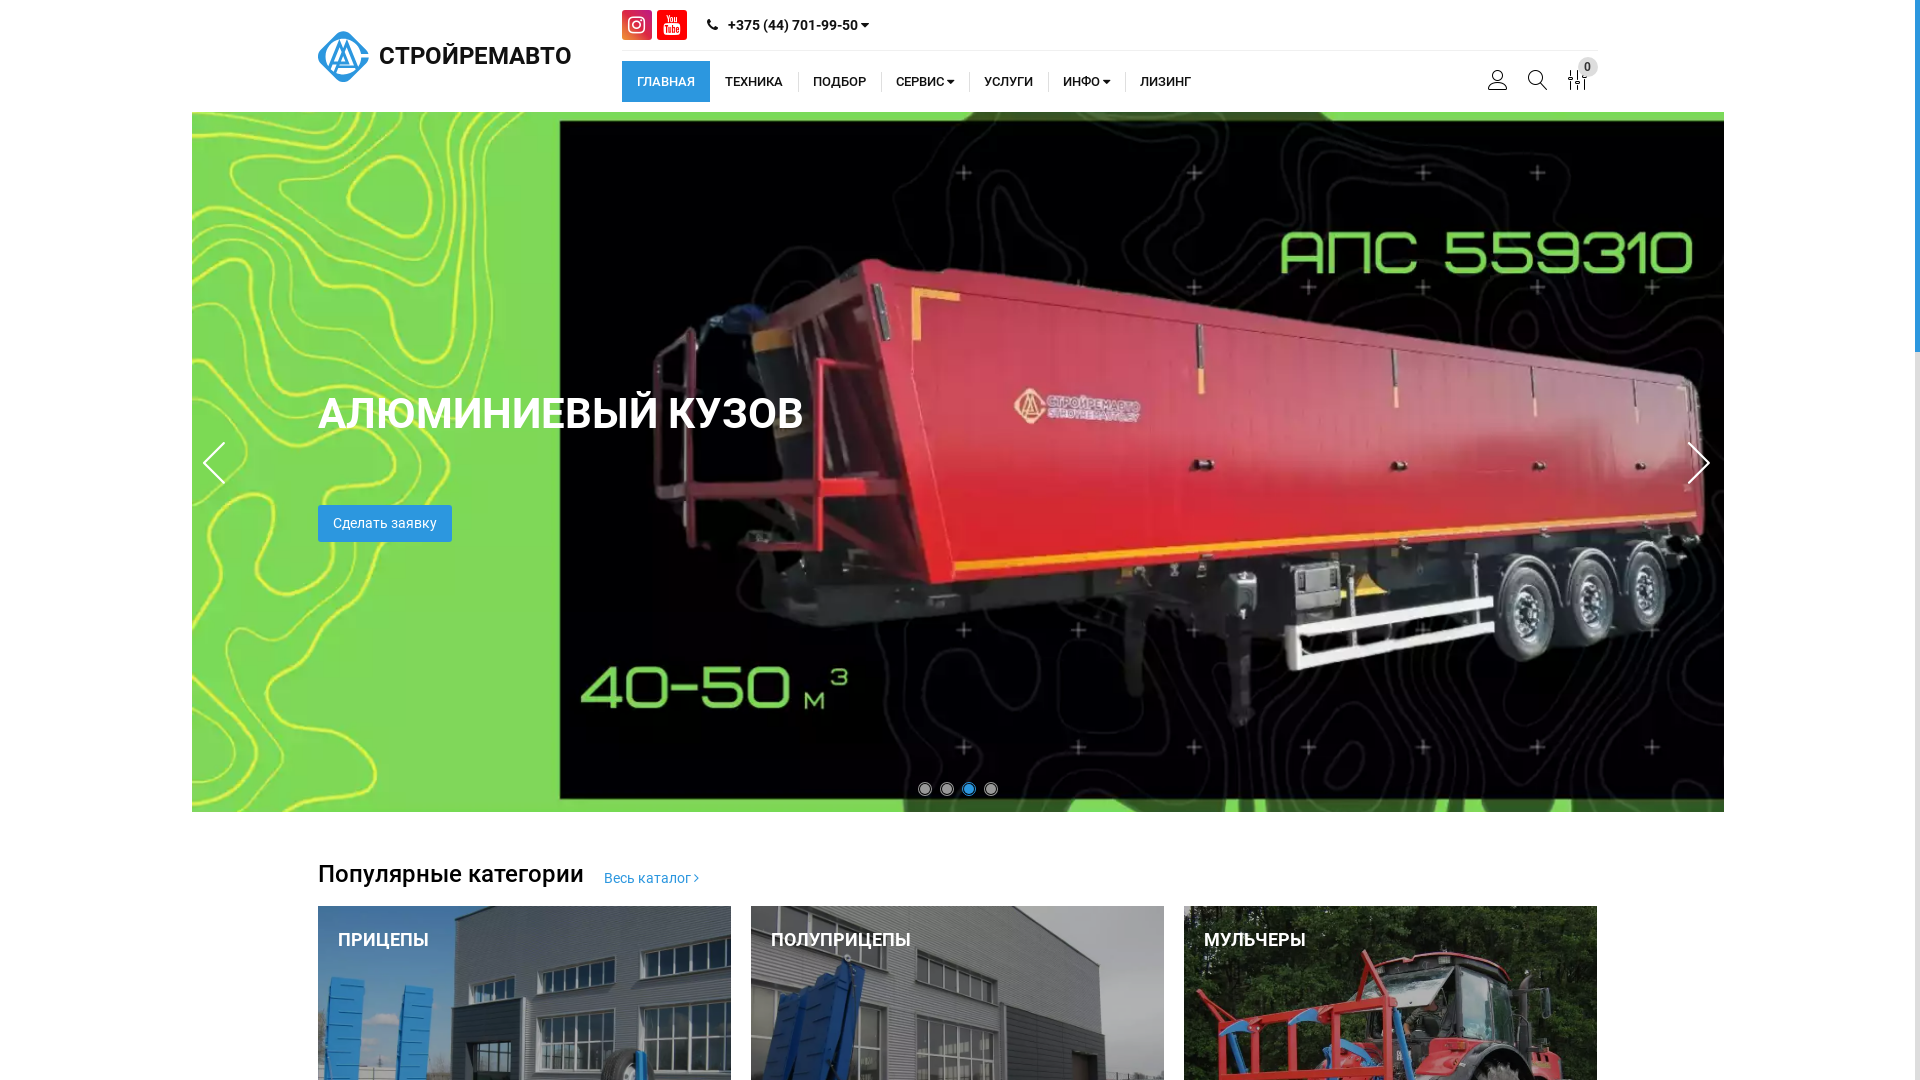 The image size is (1920, 1080). Describe the element at coordinates (786, 24) in the screenshot. I see `'+375 (44) 701-99-50'` at that location.